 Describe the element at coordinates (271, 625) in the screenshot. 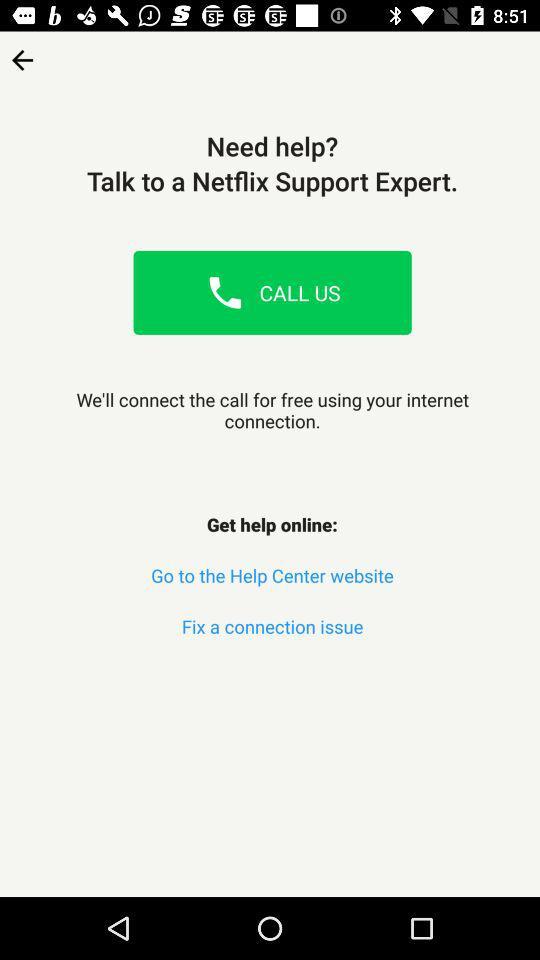

I see `the item below go to the` at that location.